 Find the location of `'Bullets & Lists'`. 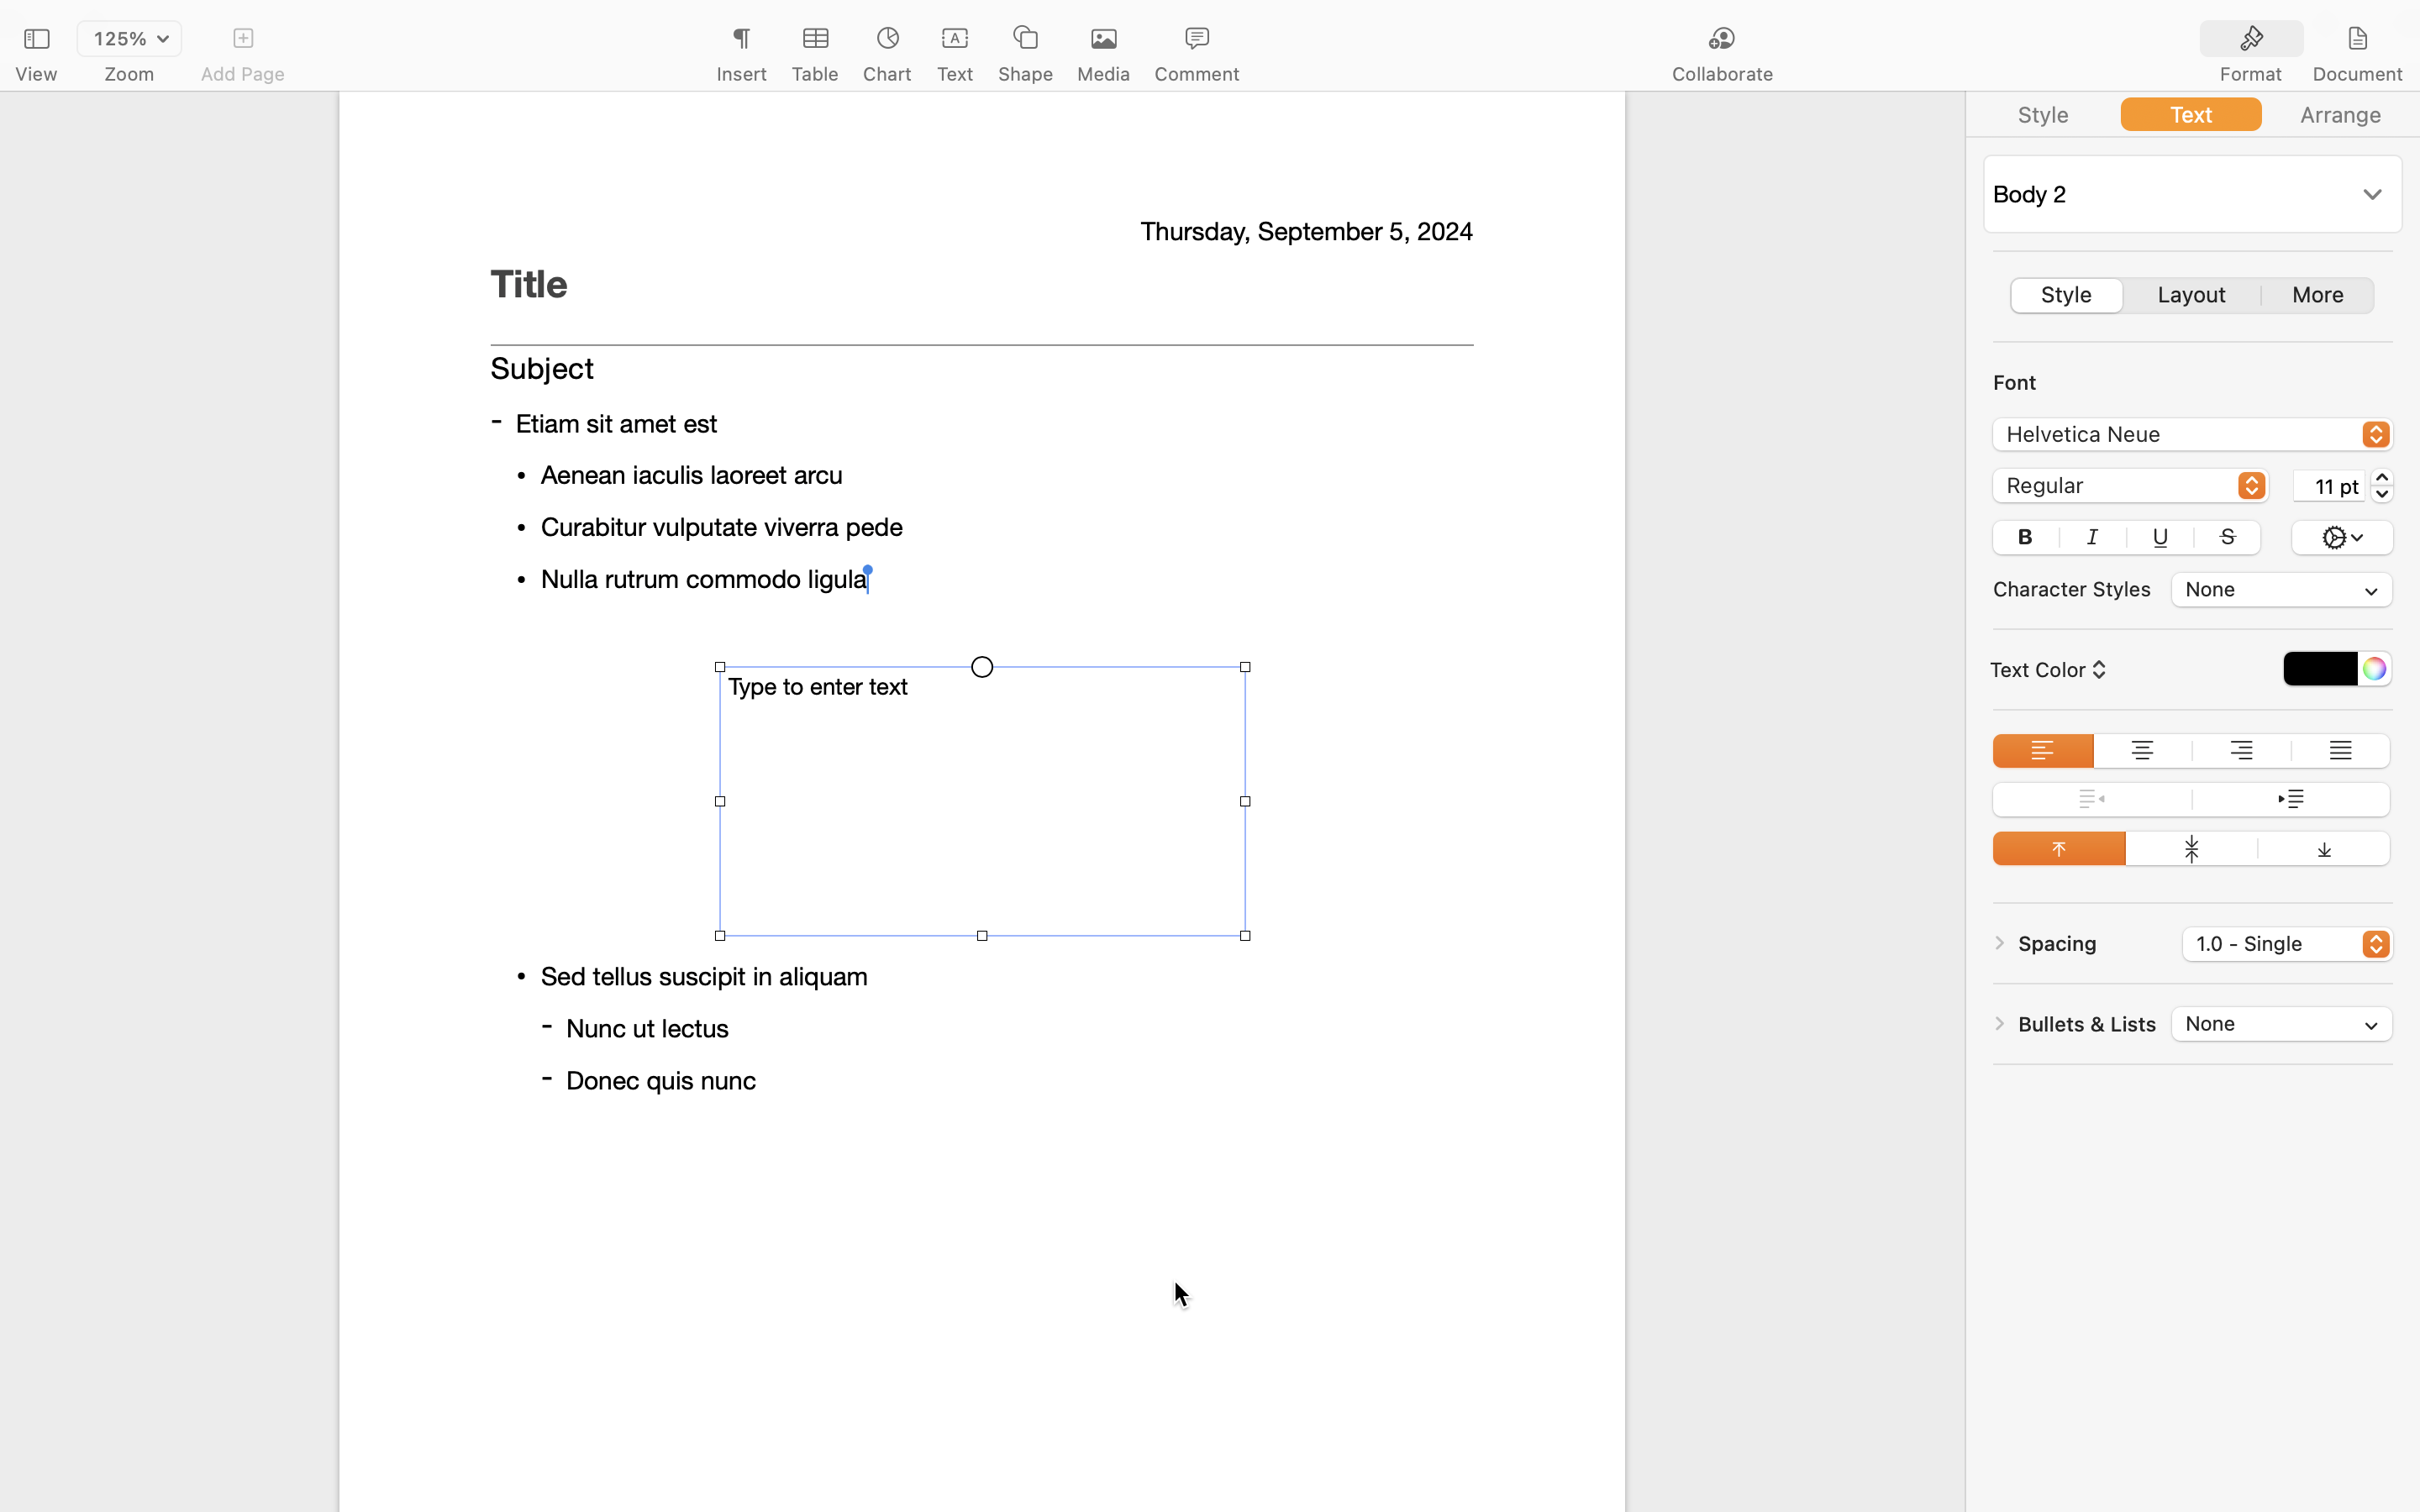

'Bullets & Lists' is located at coordinates (2086, 1022).